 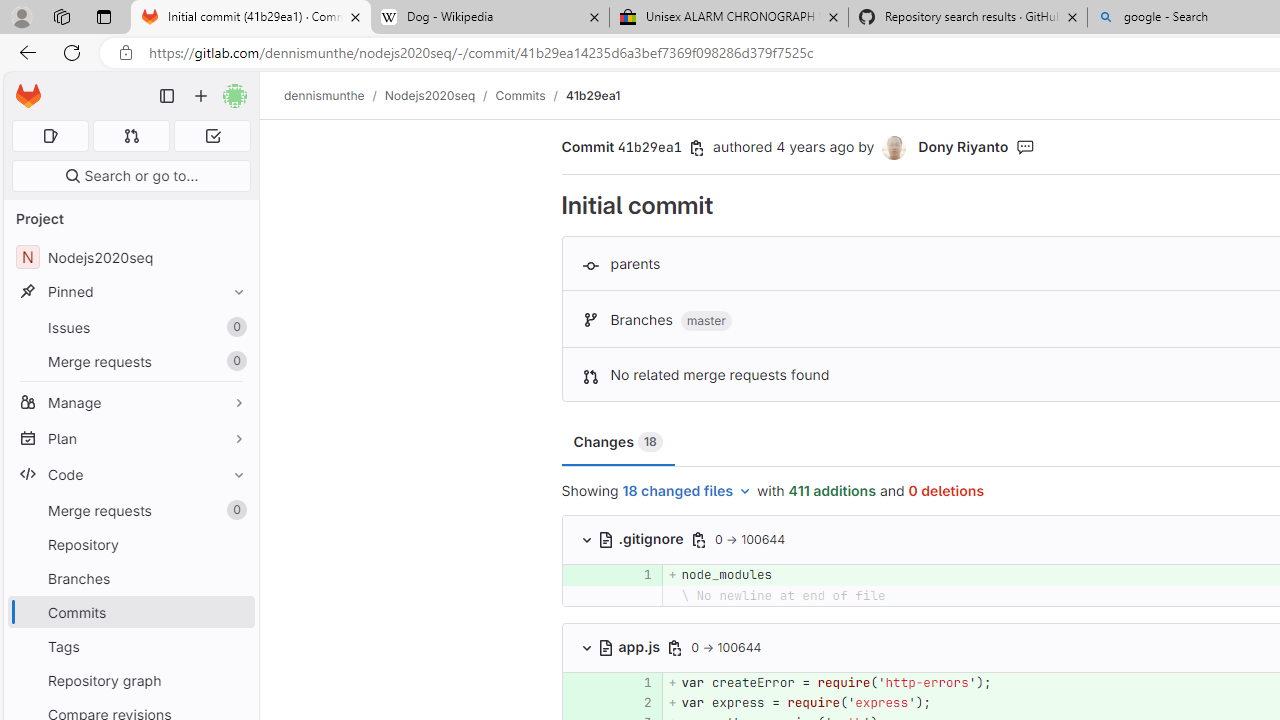 What do you see at coordinates (130, 291) in the screenshot?
I see `'Pinned'` at bounding box center [130, 291].